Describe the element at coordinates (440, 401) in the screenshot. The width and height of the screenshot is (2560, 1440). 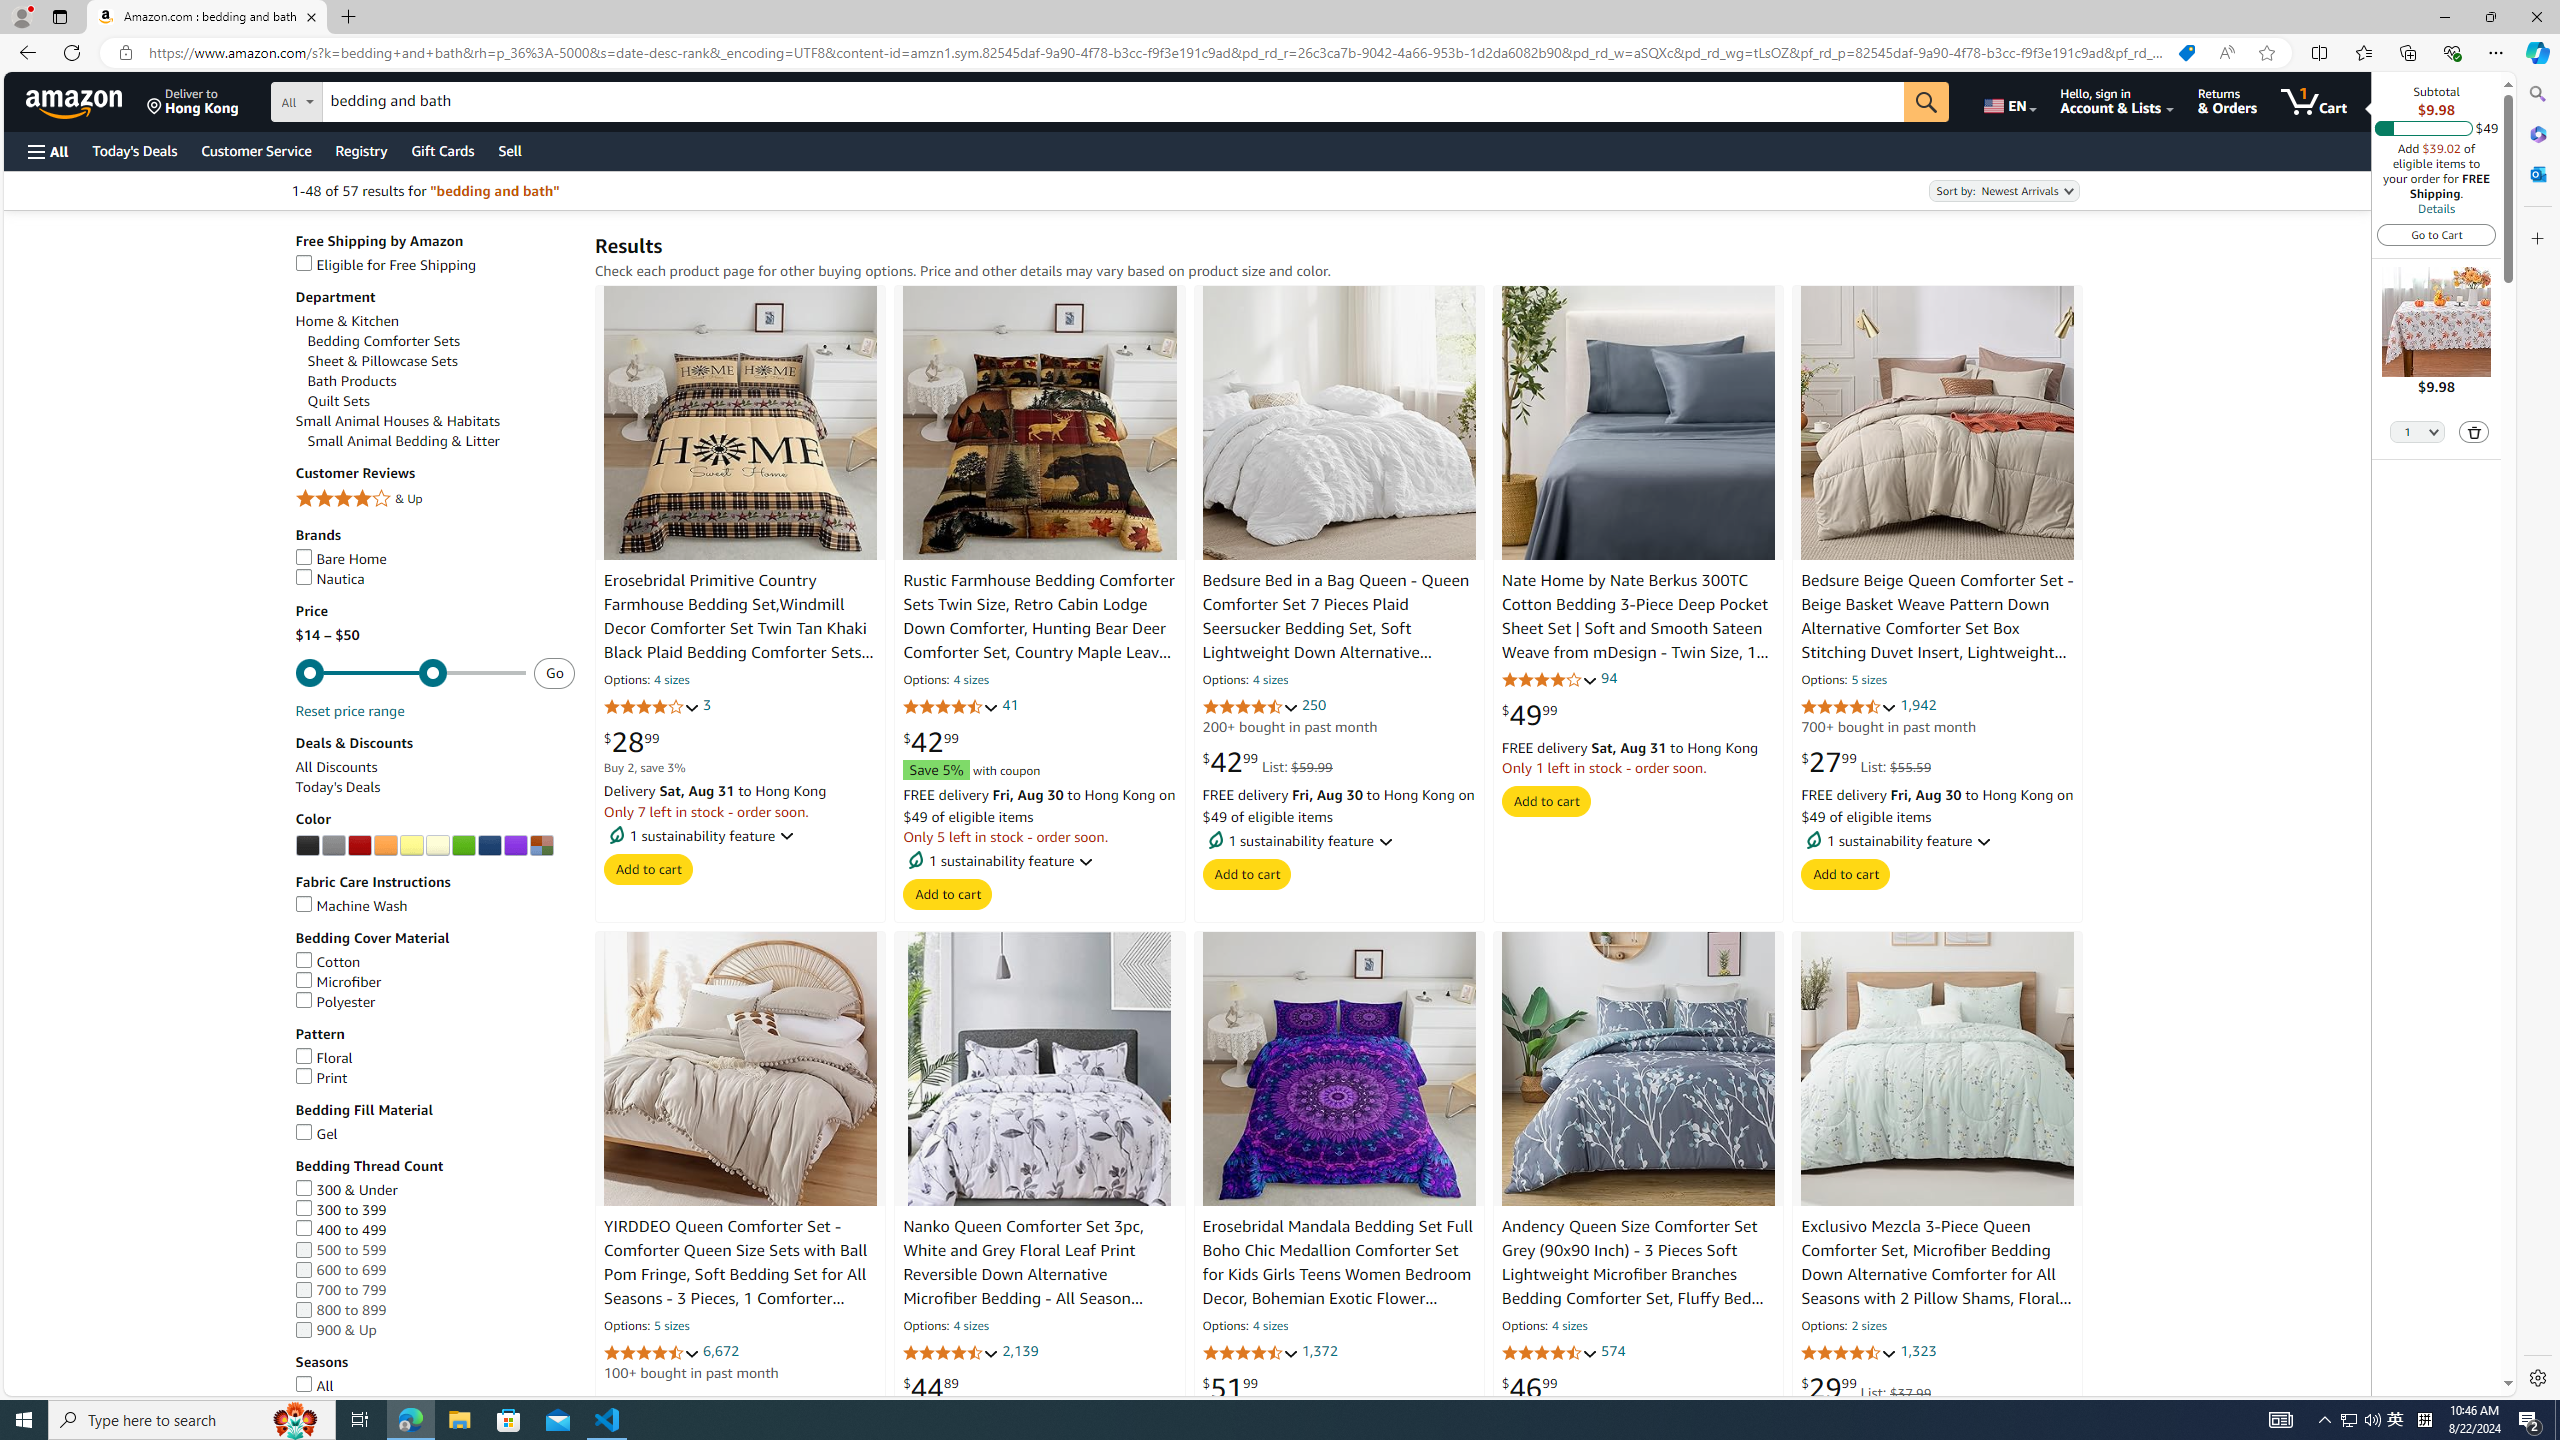
I see `'Quilt Sets'` at that location.